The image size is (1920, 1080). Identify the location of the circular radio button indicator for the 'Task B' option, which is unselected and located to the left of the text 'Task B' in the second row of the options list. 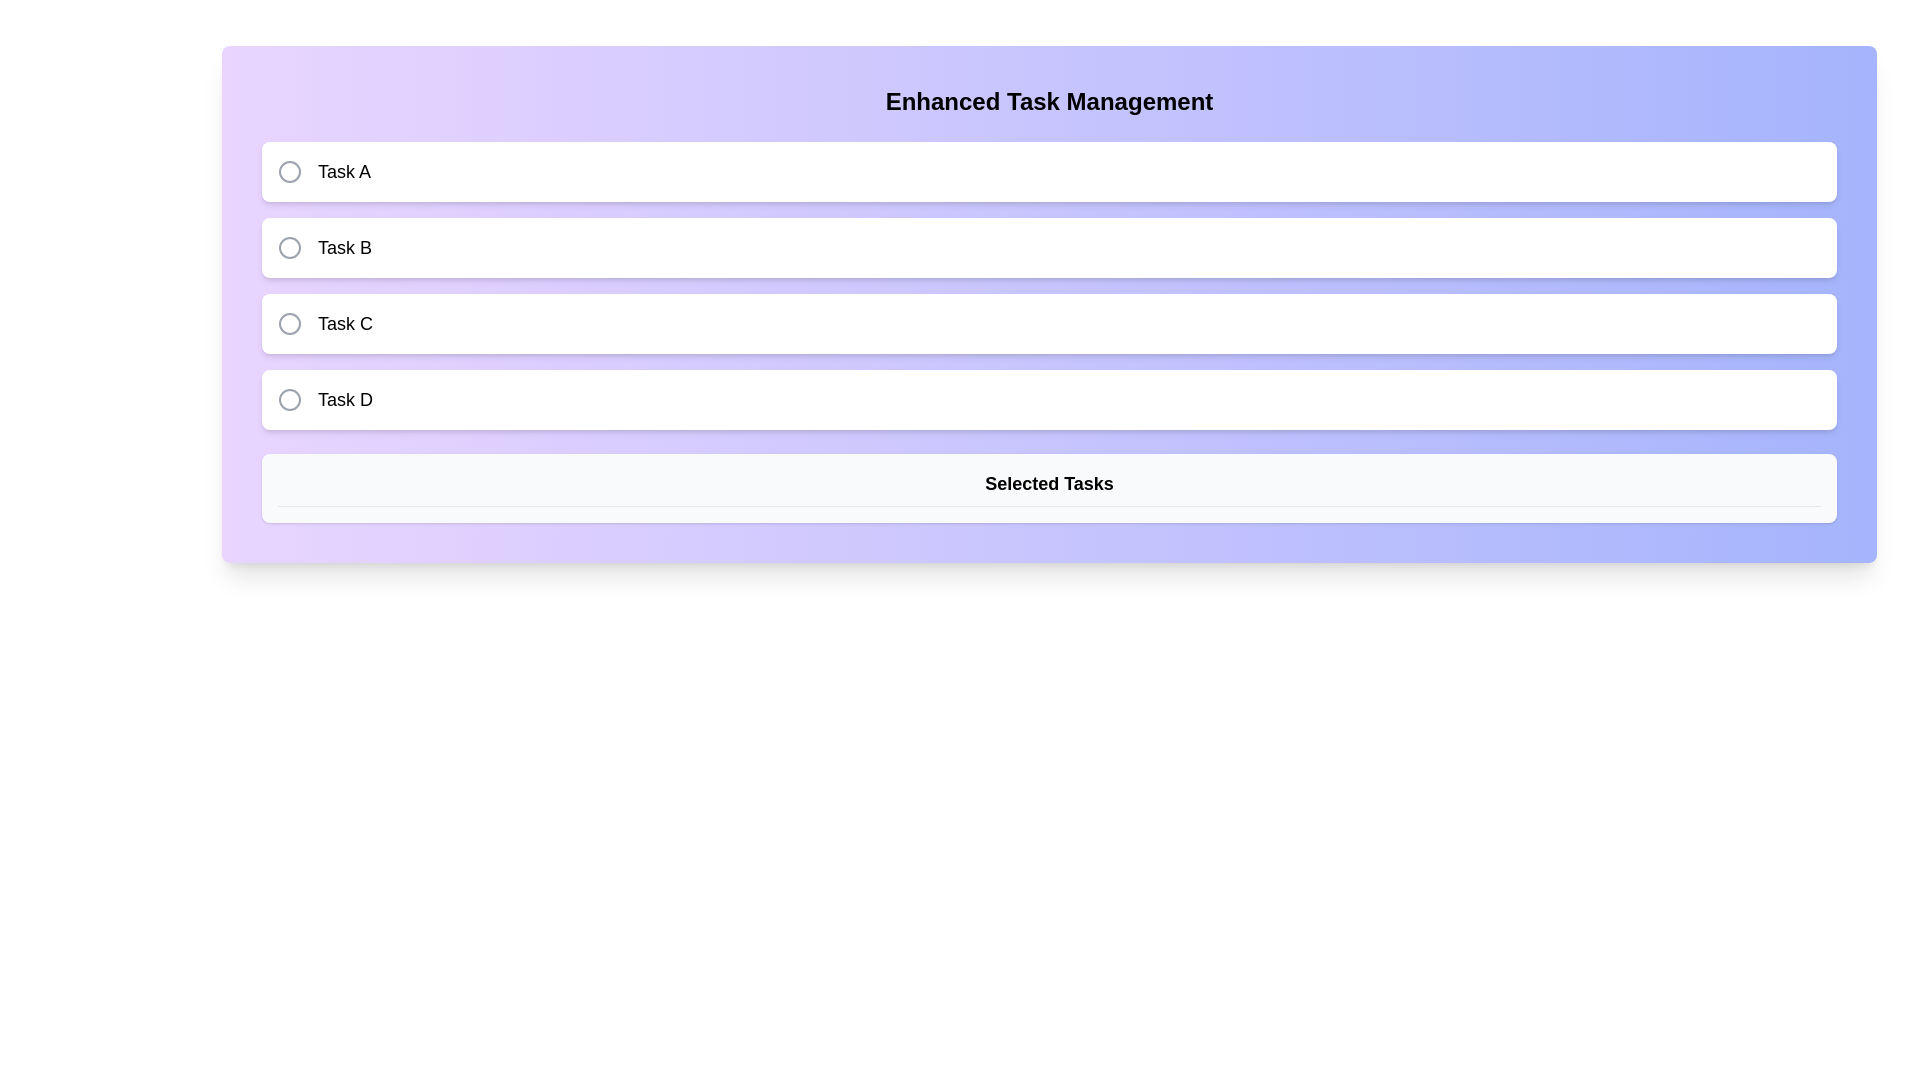
(288, 246).